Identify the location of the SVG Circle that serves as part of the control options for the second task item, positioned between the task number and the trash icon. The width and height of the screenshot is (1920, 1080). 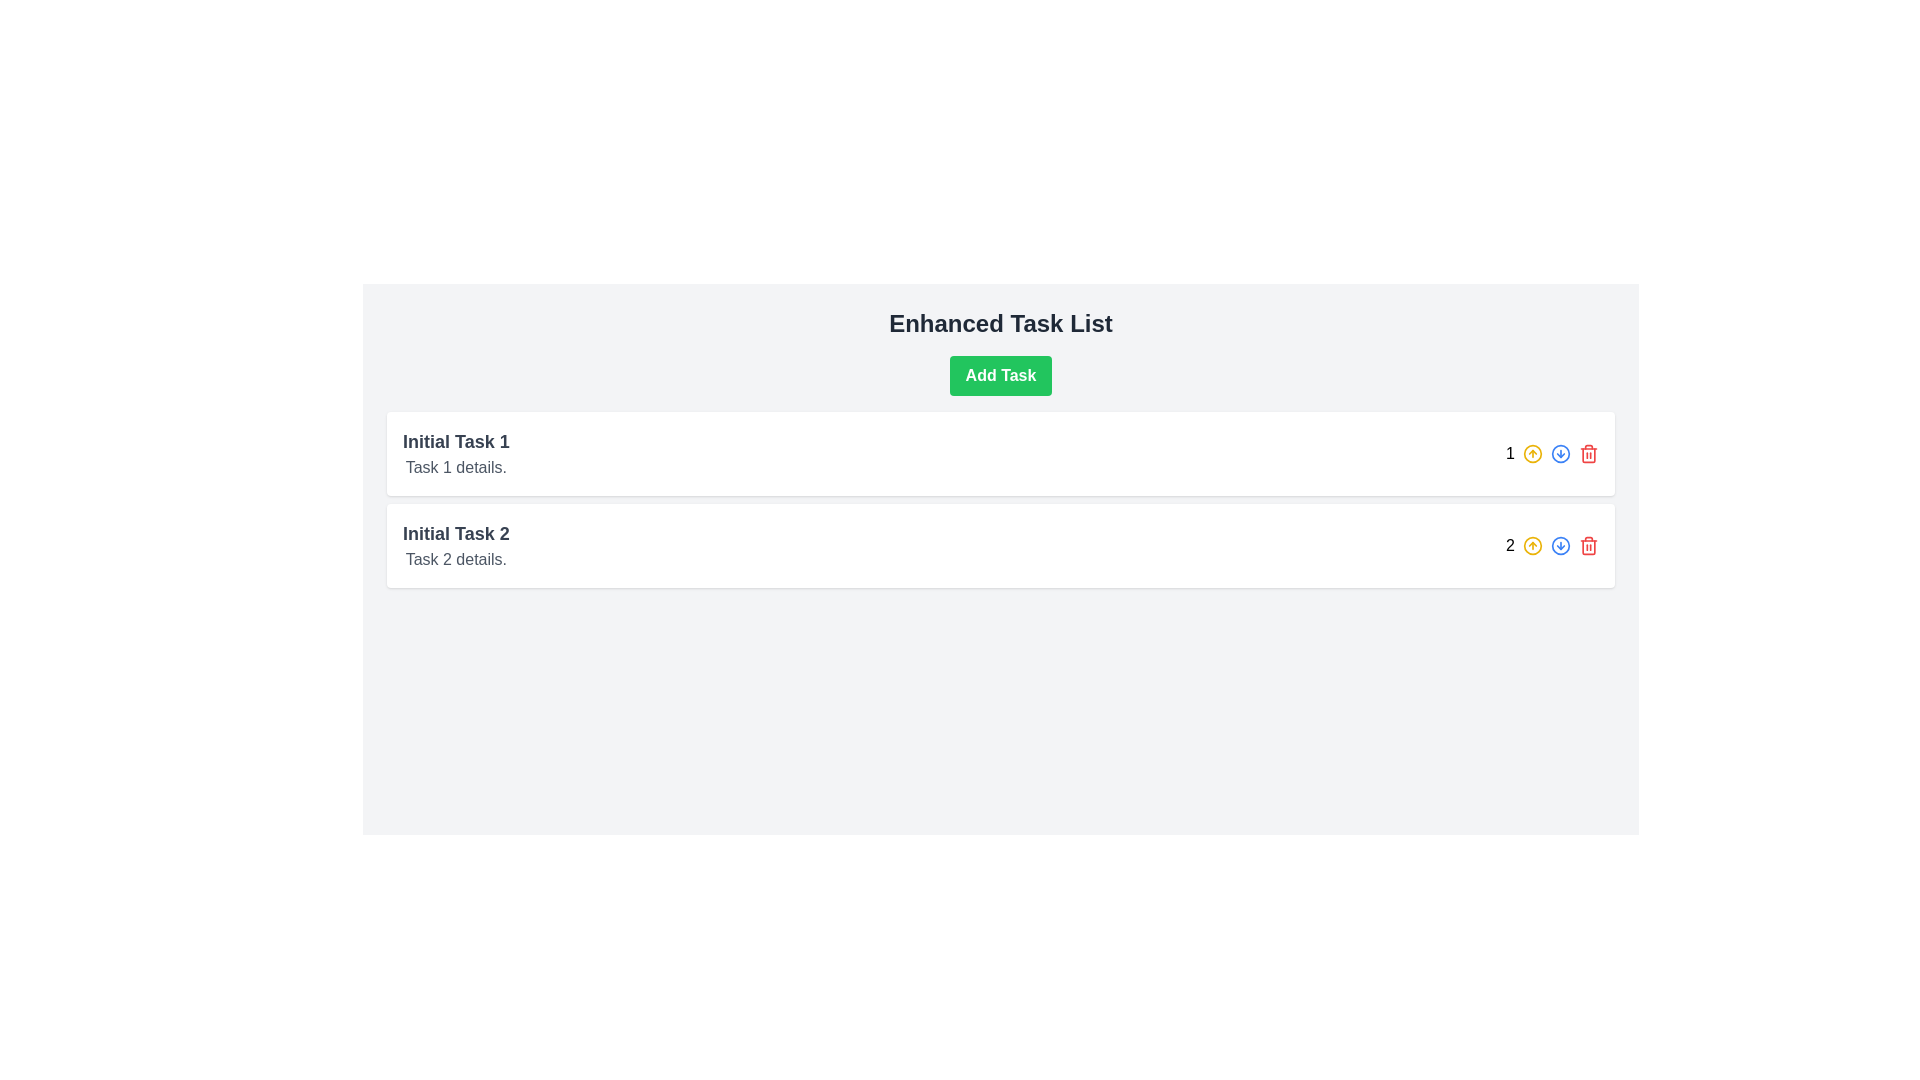
(1531, 454).